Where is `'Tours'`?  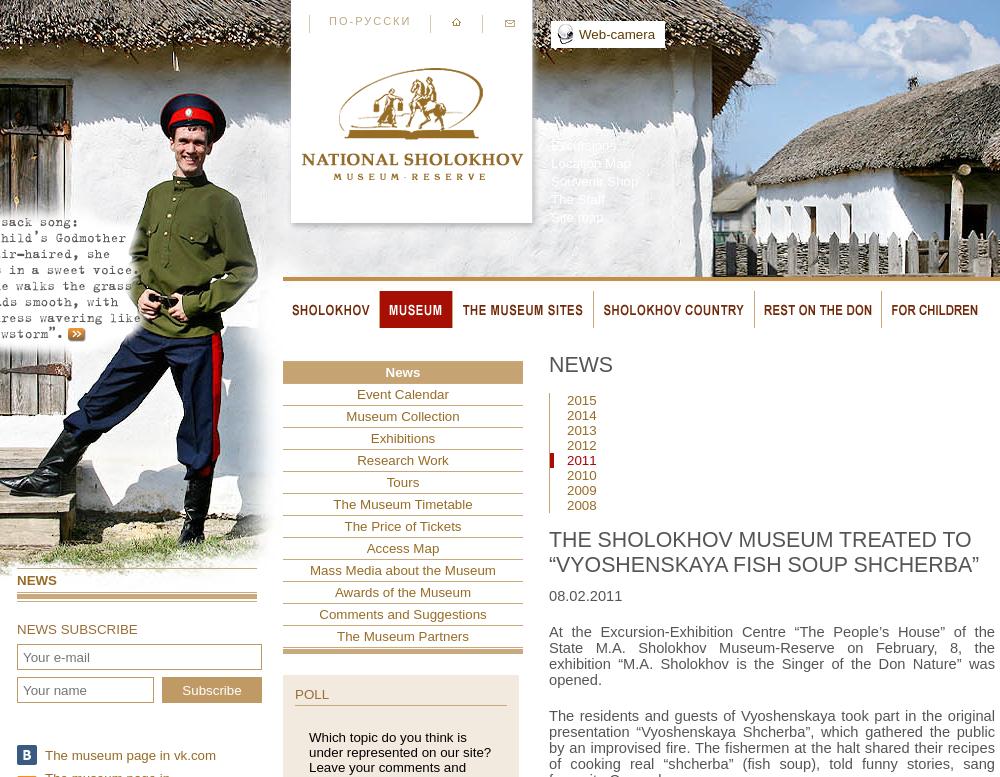
'Tours' is located at coordinates (402, 482).